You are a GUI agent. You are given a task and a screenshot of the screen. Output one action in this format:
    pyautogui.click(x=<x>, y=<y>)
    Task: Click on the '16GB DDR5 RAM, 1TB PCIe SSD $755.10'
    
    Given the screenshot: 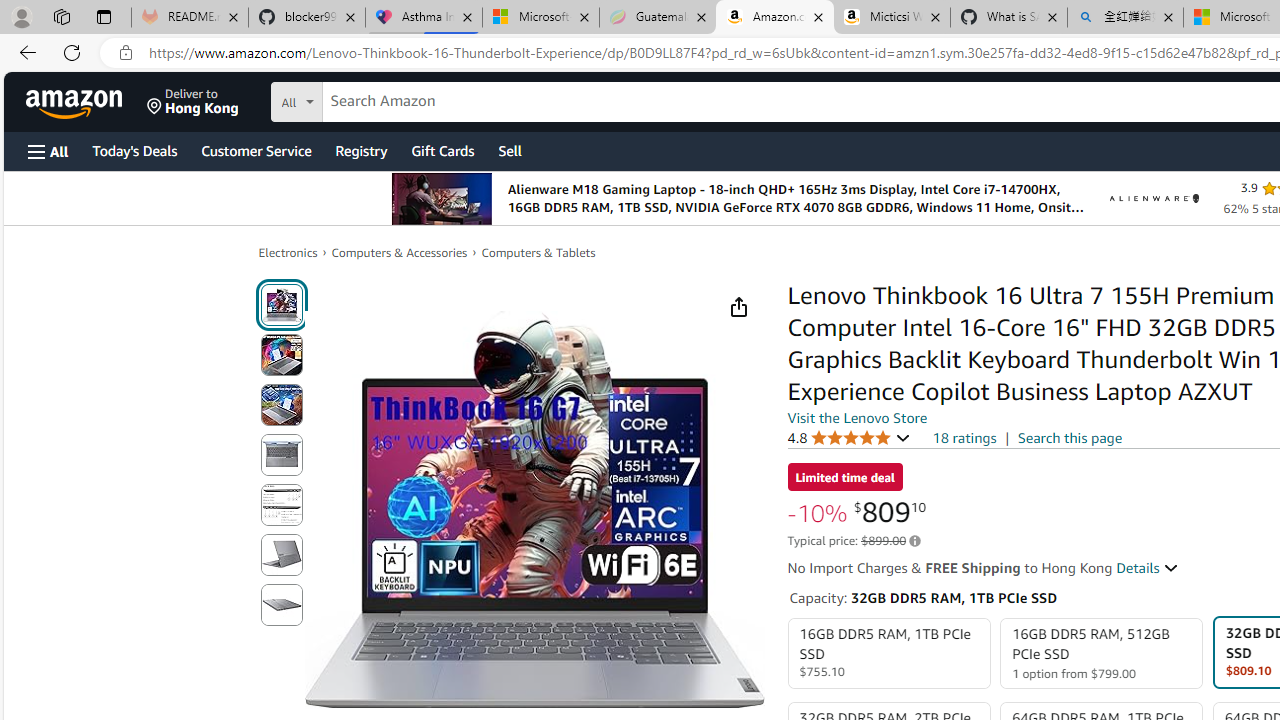 What is the action you would take?
    pyautogui.click(x=887, y=653)
    